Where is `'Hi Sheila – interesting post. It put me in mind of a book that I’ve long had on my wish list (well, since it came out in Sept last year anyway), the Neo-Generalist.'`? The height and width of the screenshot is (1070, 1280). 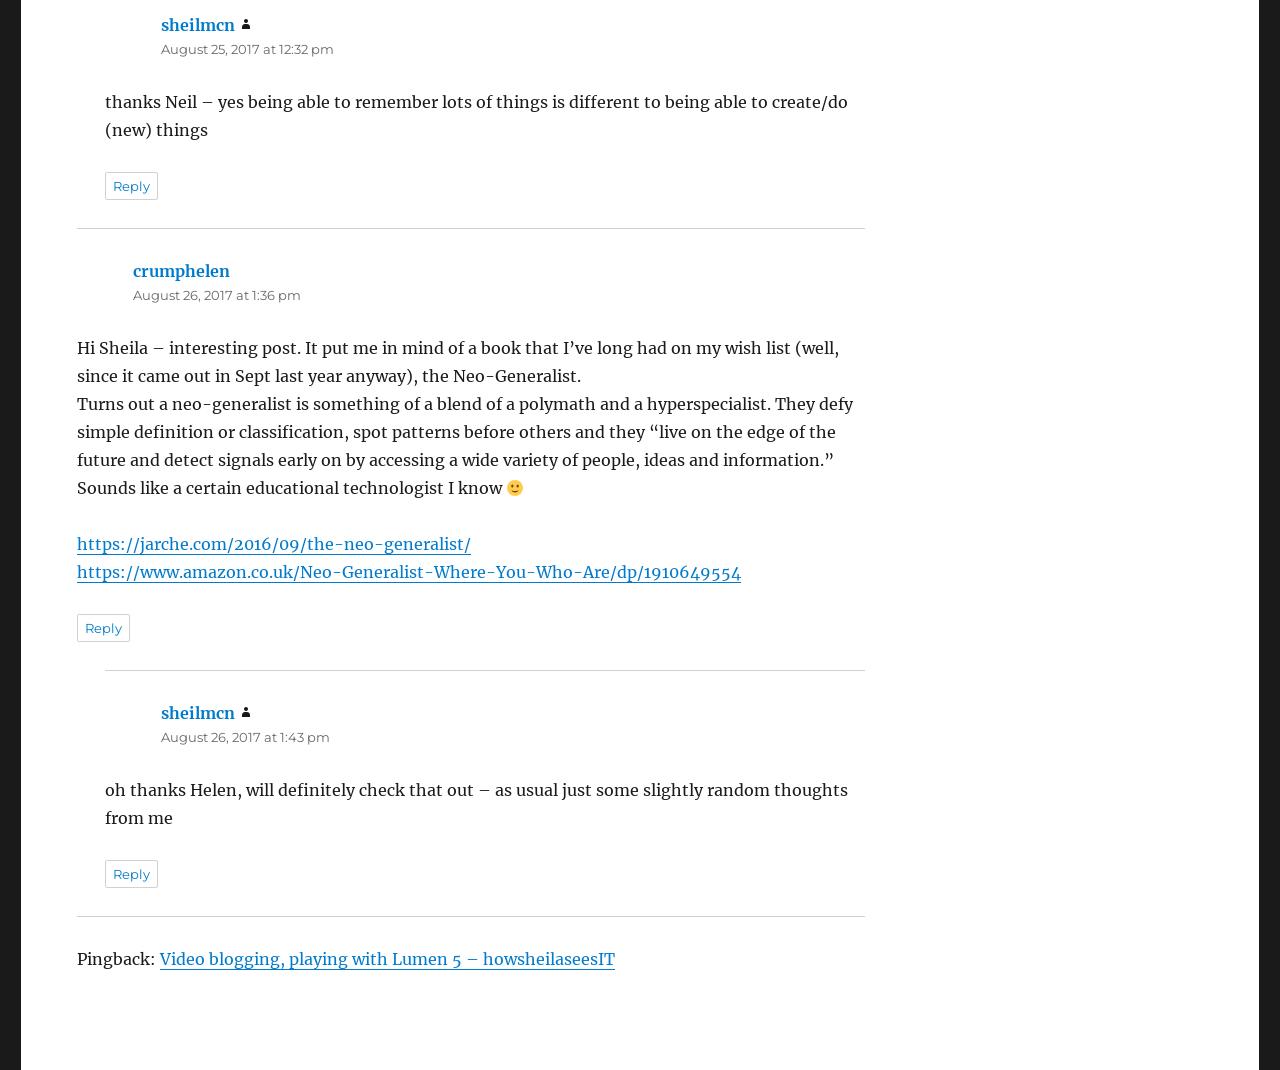
'Hi Sheila – interesting post. It put me in mind of a book that I’ve long had on my wish list (well, since it came out in Sept last year anyway), the Neo-Generalist.' is located at coordinates (456, 360).